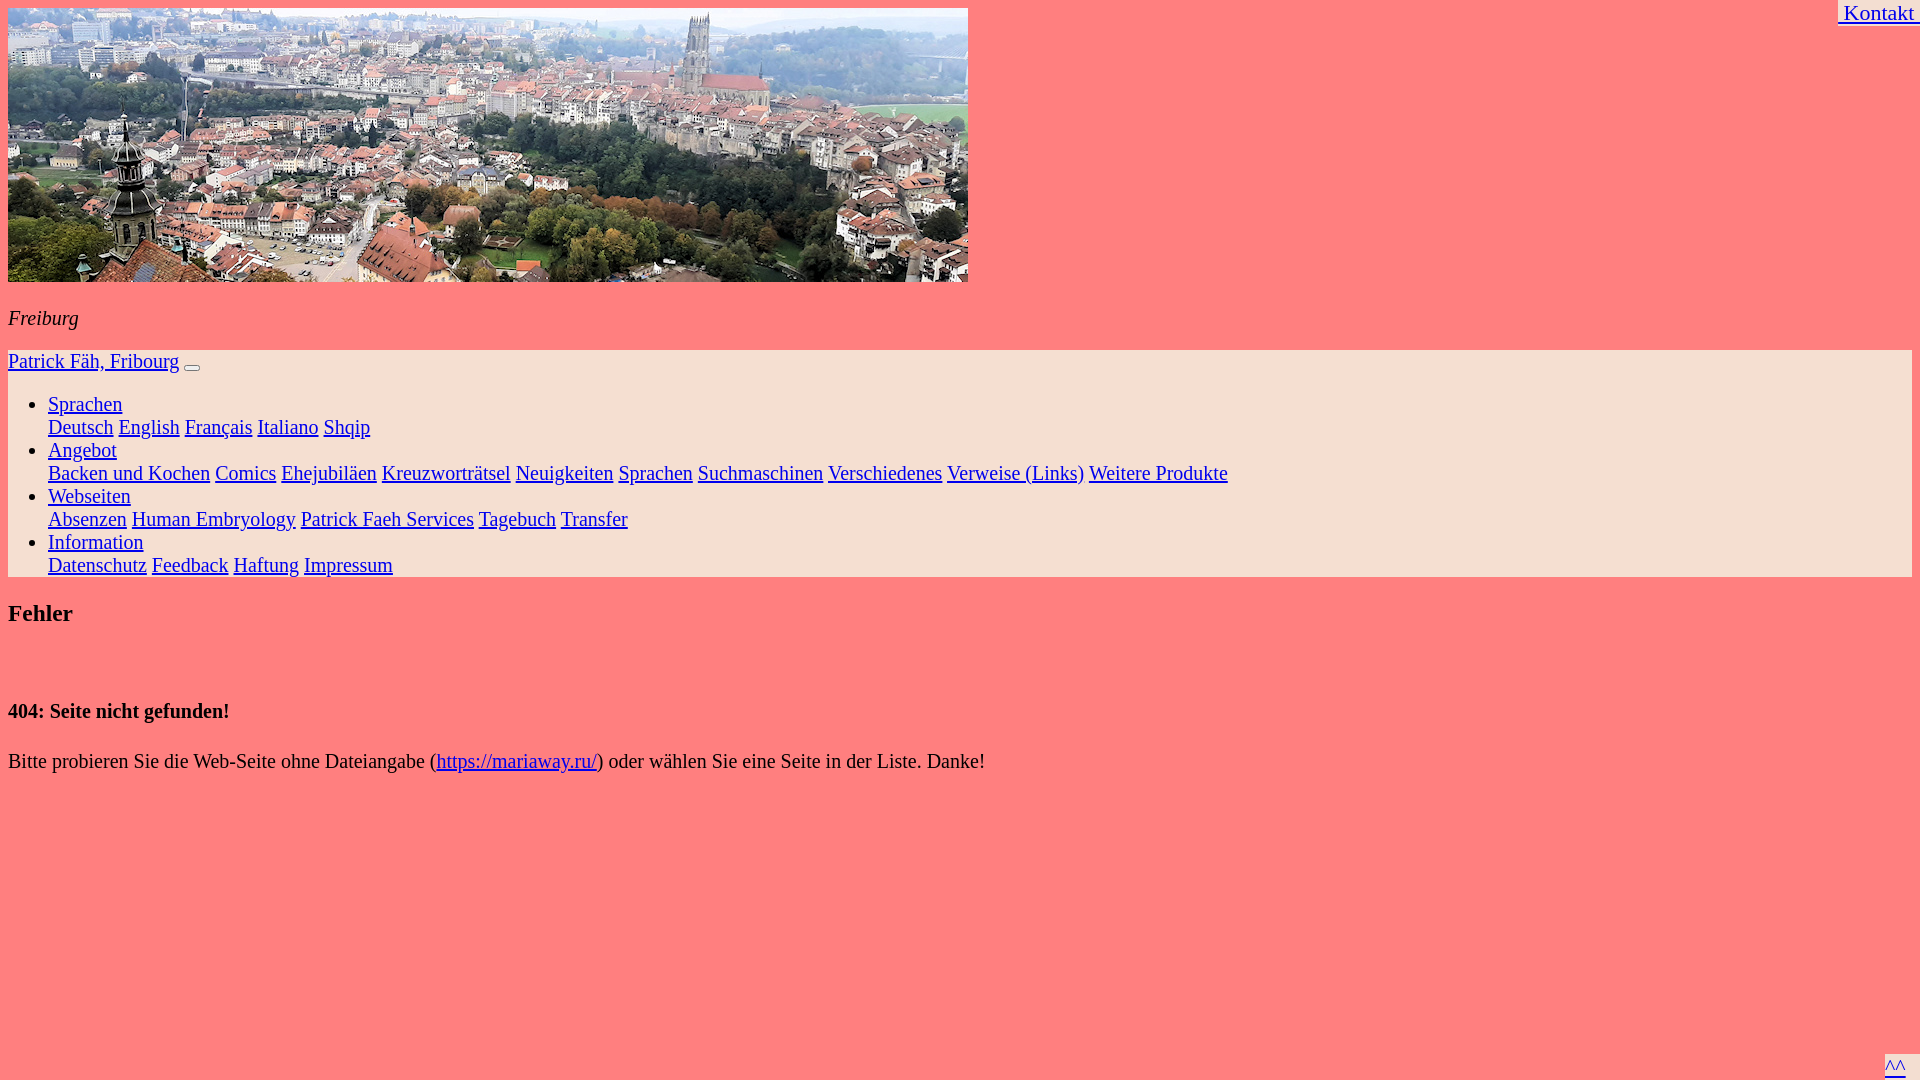 Image resolution: width=1920 pixels, height=1080 pixels. I want to click on 'Impressum', so click(302, 564).